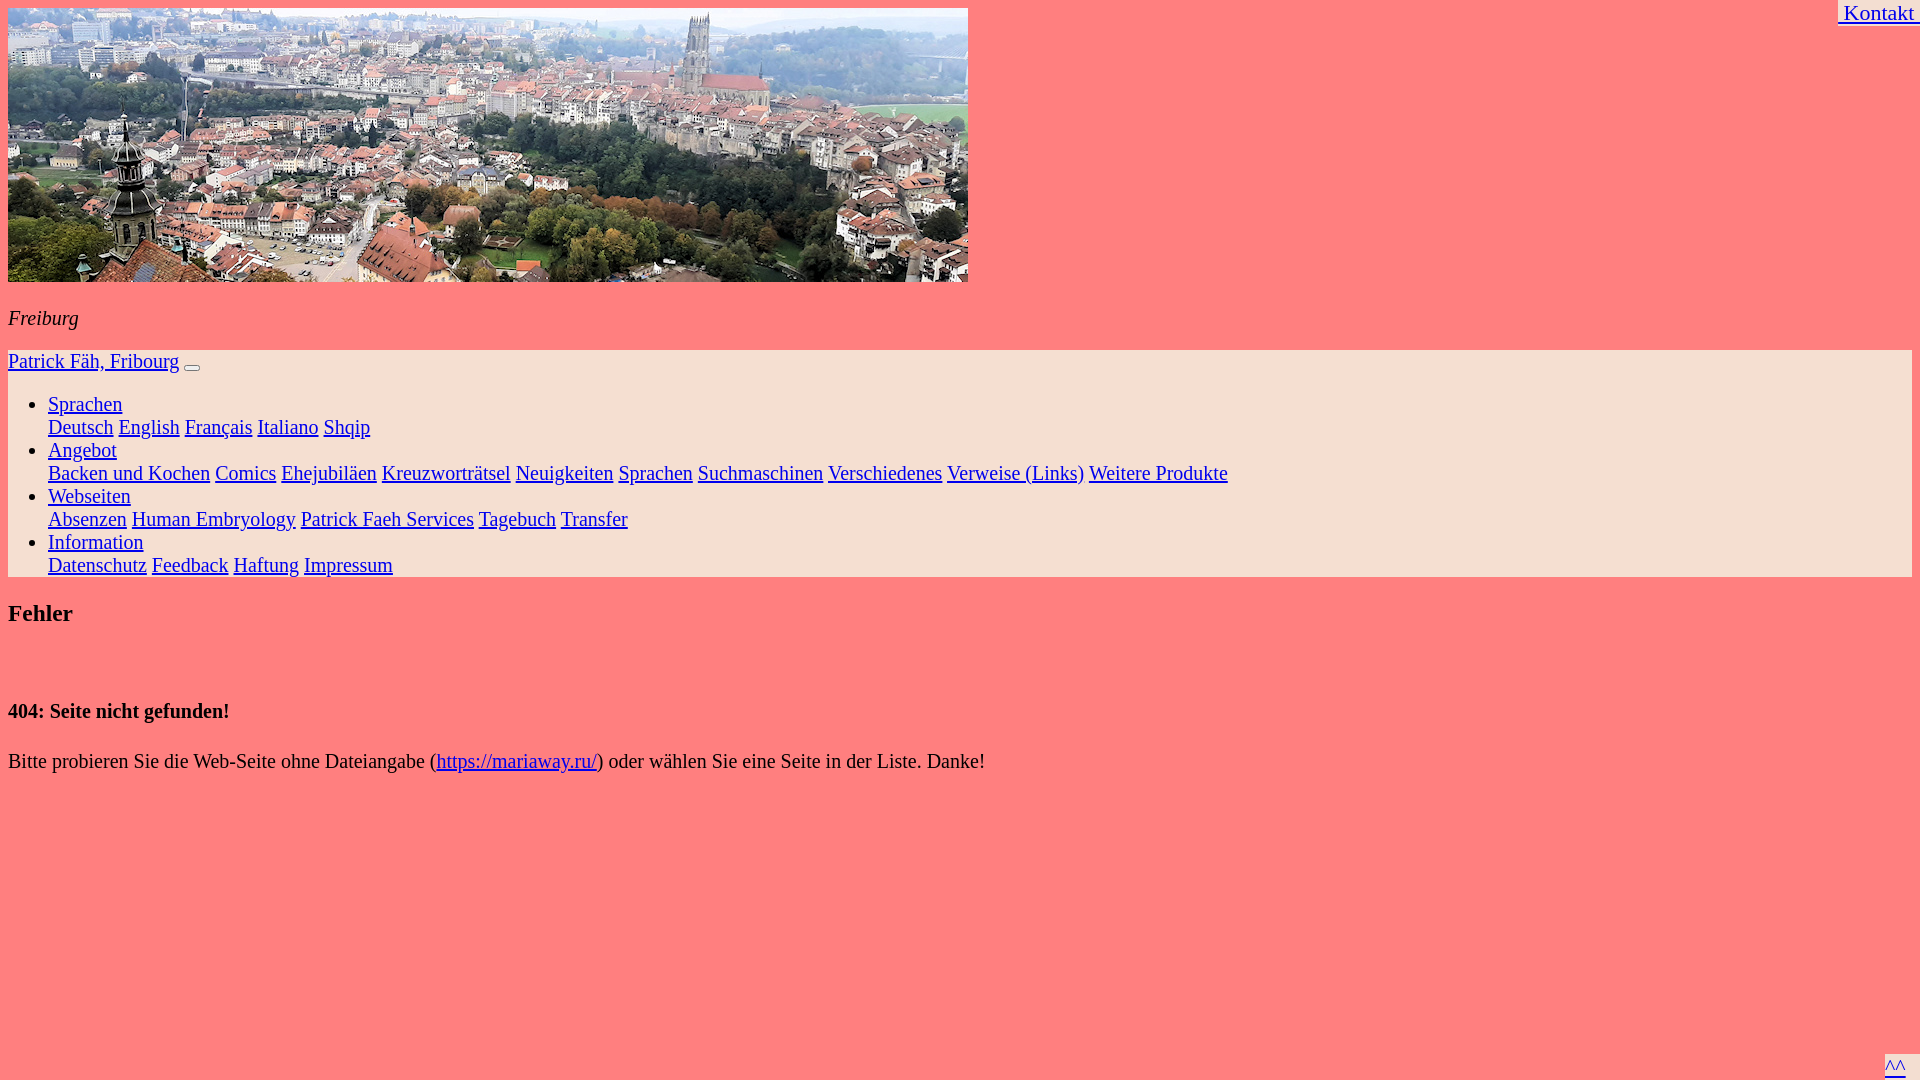 Image resolution: width=1920 pixels, height=1080 pixels. I want to click on 'Impressum', so click(302, 564).